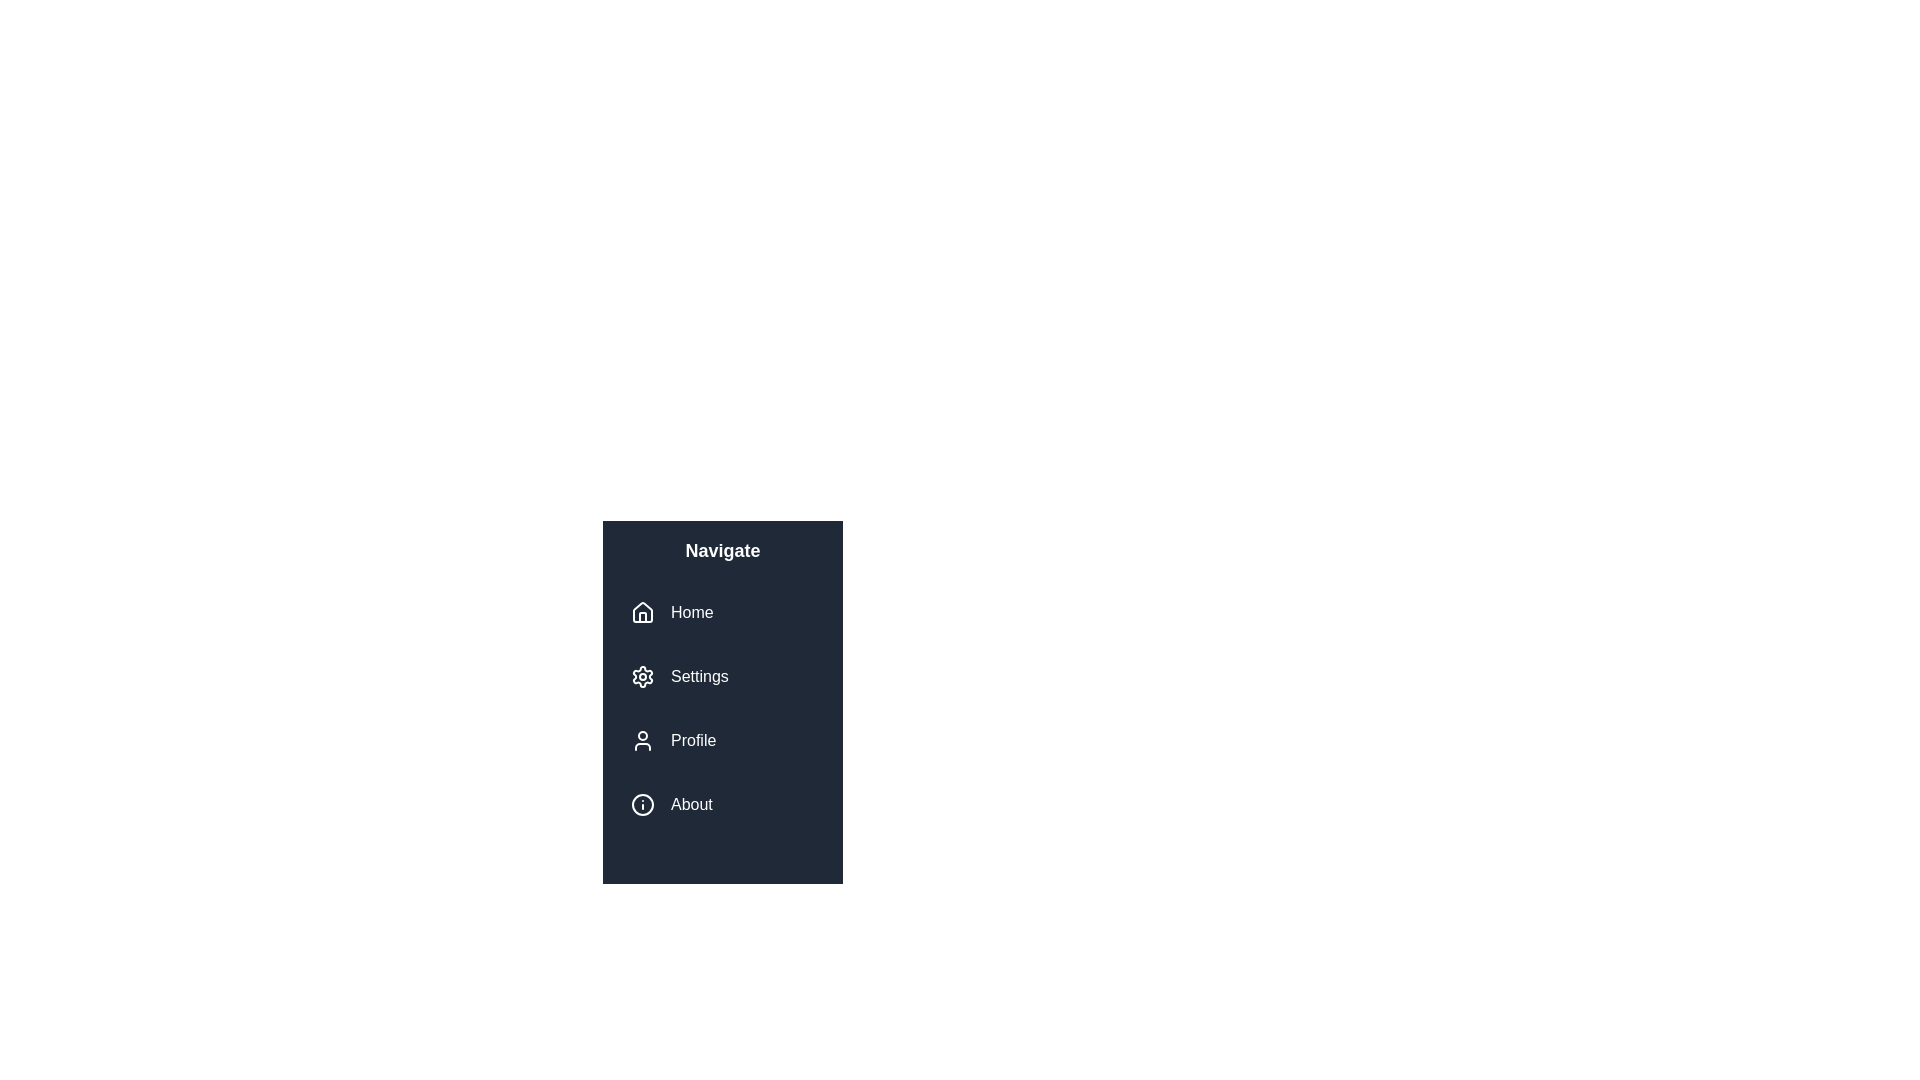 This screenshot has height=1080, width=1920. Describe the element at coordinates (643, 611) in the screenshot. I see `the roof part of the 'house' icon in the navigation panel, which visually indicates the 'Home' option` at that location.